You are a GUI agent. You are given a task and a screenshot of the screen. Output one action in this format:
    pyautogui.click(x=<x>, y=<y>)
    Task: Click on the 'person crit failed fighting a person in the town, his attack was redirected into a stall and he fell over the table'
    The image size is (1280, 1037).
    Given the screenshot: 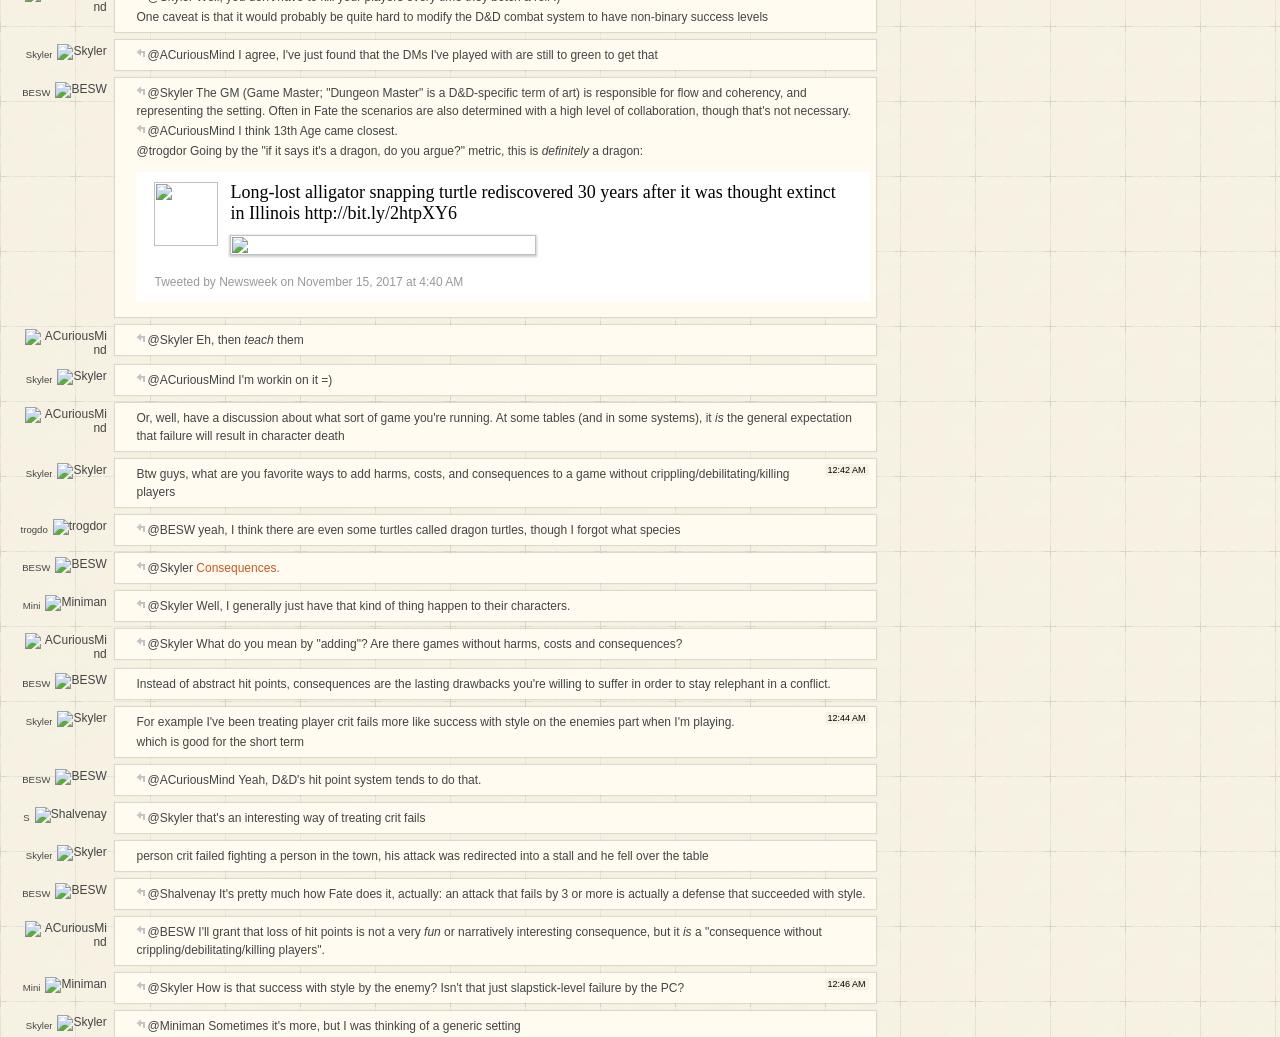 What is the action you would take?
    pyautogui.click(x=421, y=855)
    